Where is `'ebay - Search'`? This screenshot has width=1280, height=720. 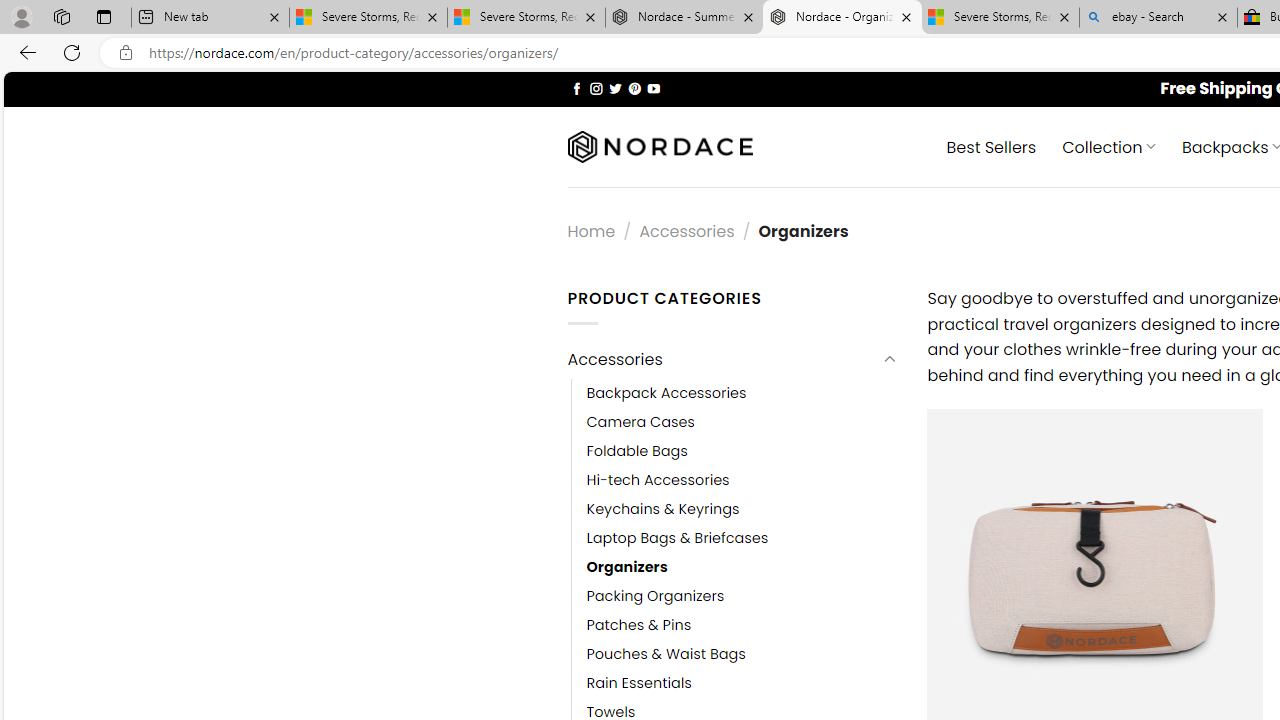 'ebay - Search' is located at coordinates (1158, 17).